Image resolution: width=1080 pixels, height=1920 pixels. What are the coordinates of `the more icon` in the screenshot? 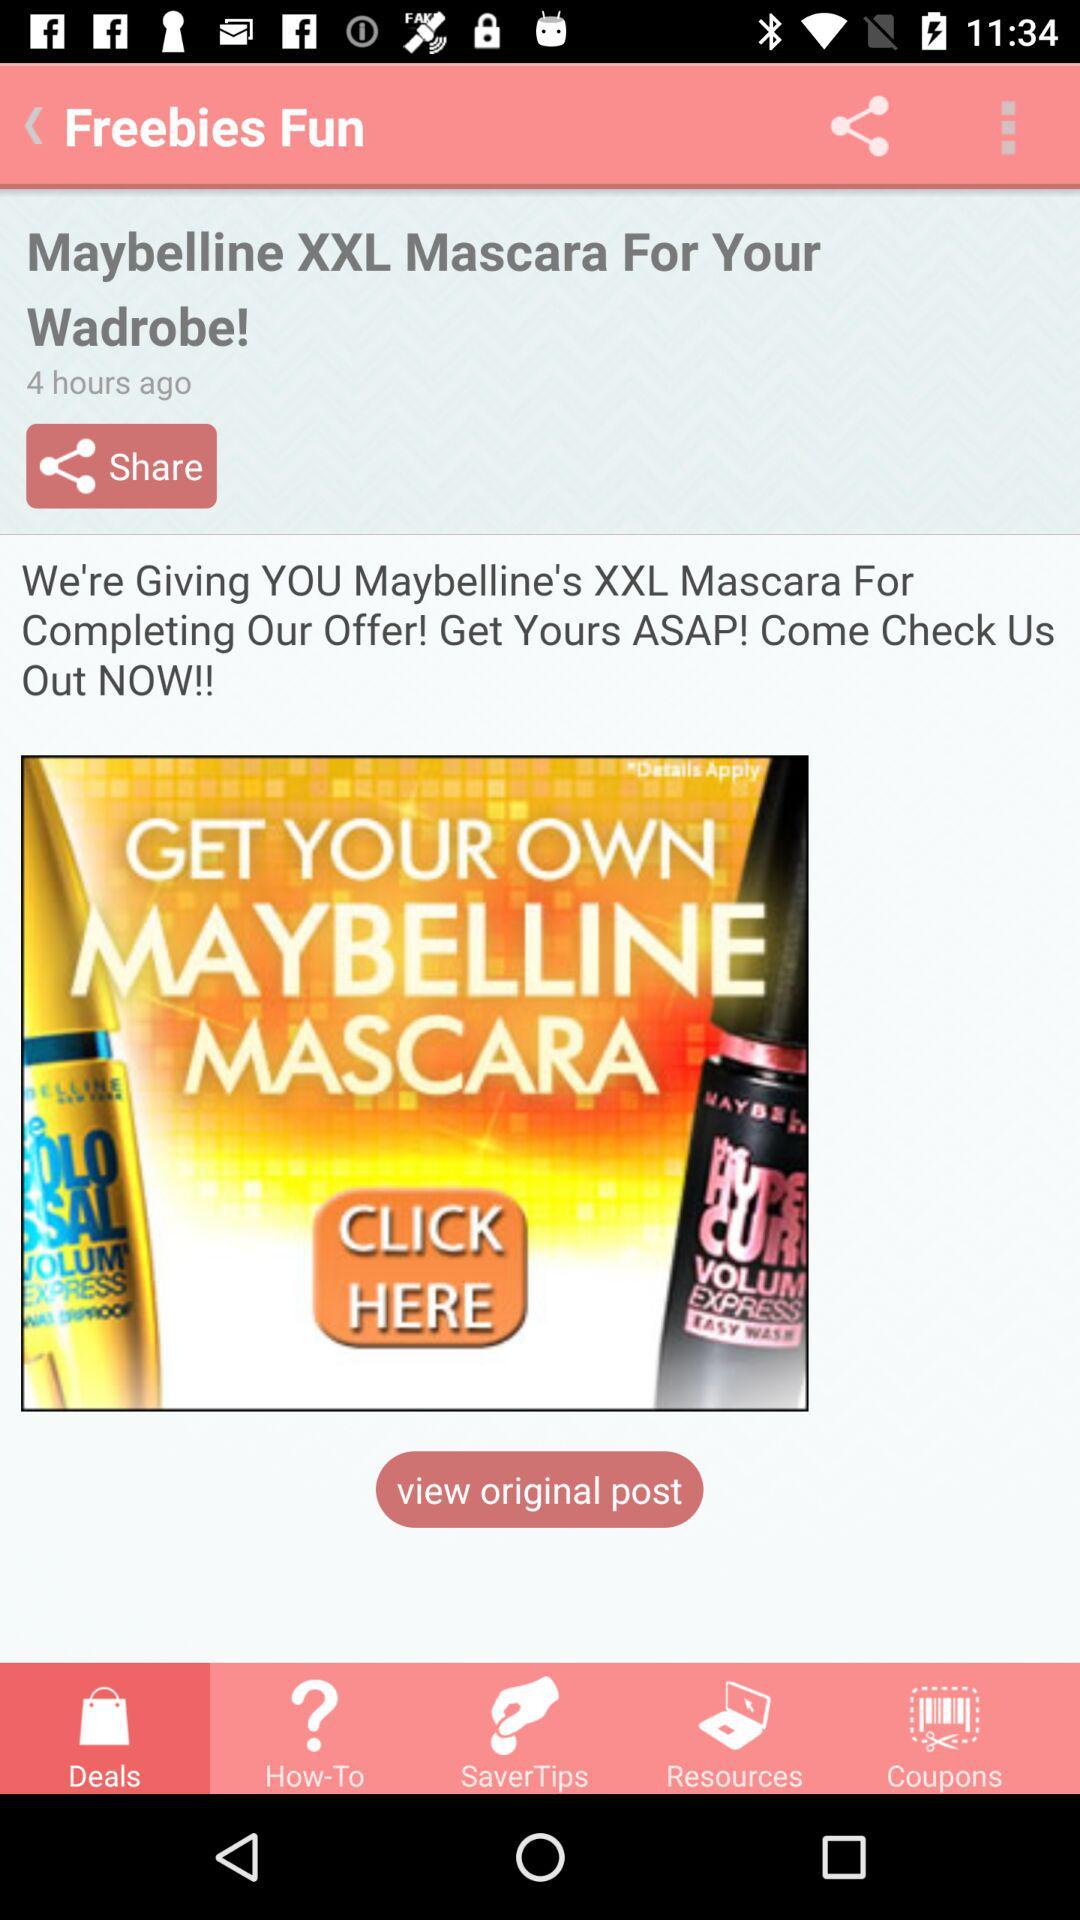 It's located at (1006, 124).